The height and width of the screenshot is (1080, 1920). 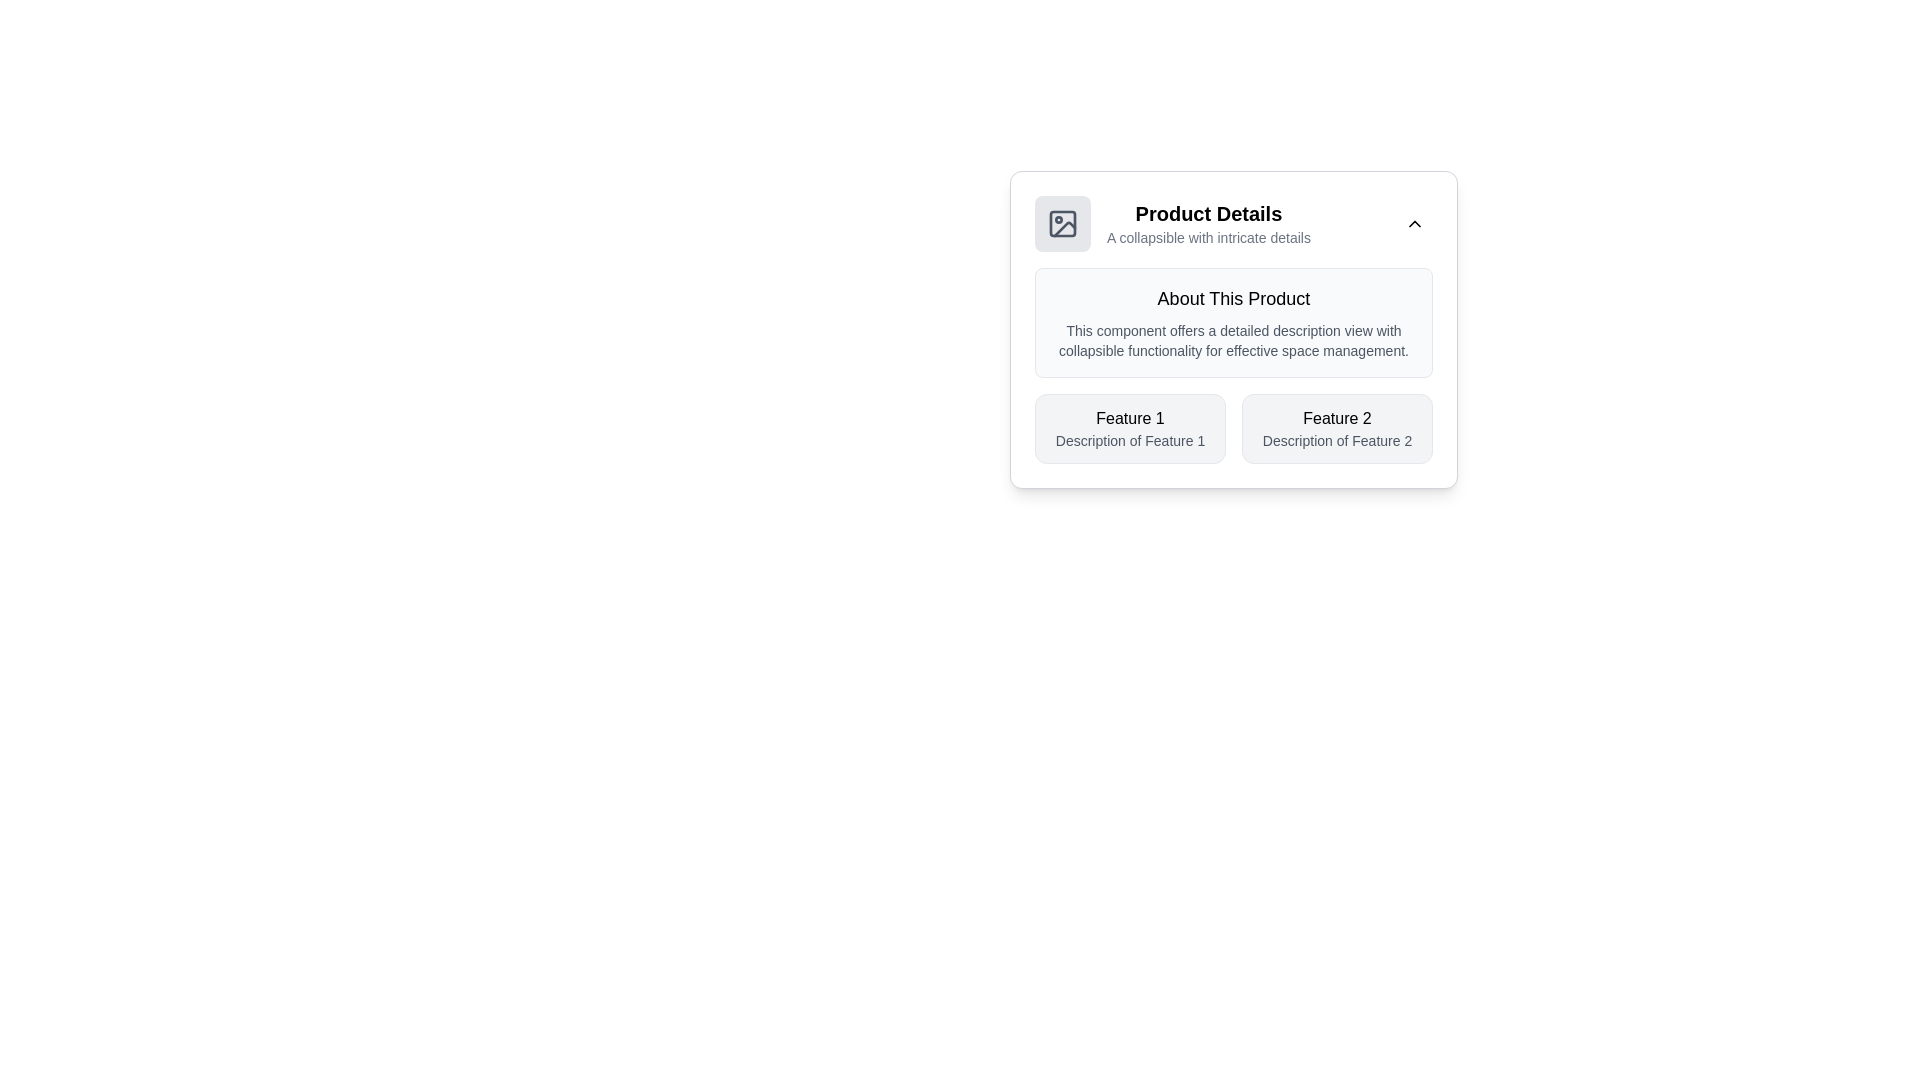 I want to click on the Text Display element, which is a block of small gray text located below the heading in the 'About This Product' section, so click(x=1232, y=339).